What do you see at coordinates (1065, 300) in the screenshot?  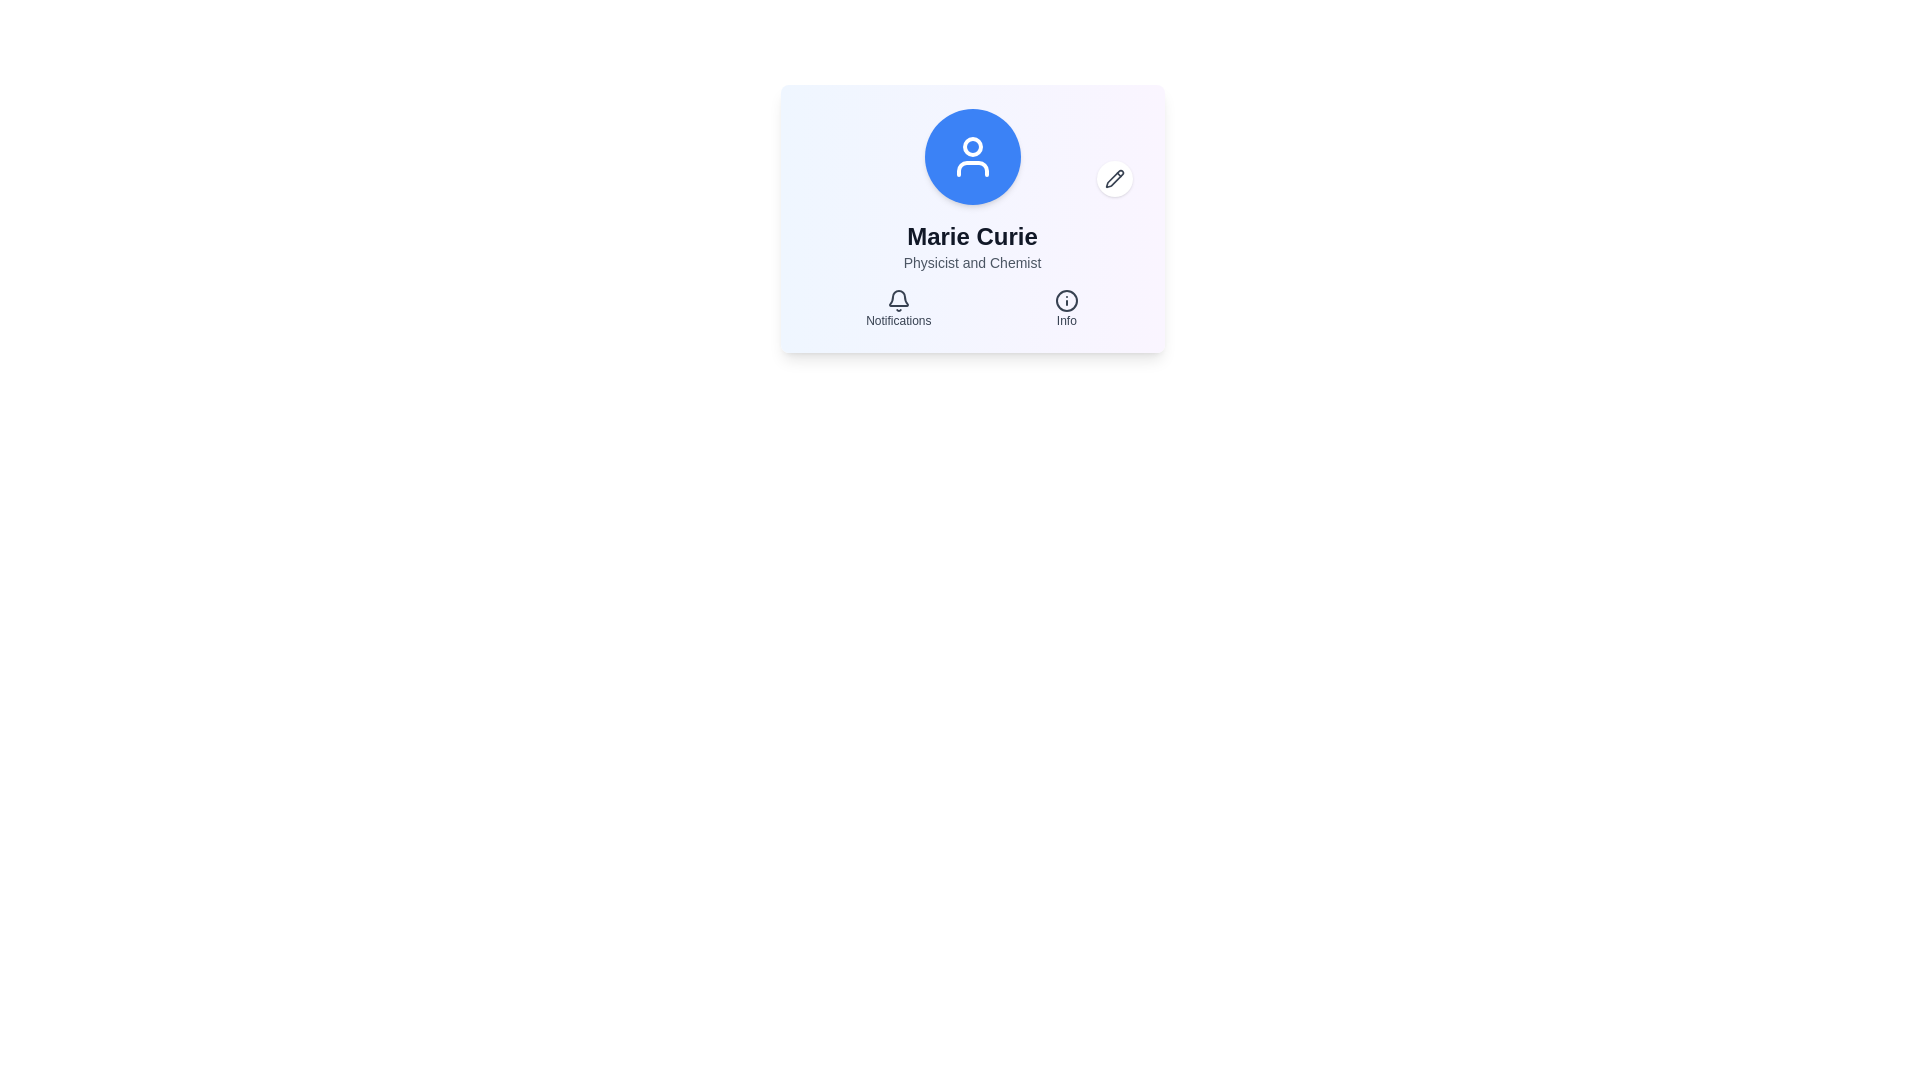 I see `the circular 'Info' icon with a gray 'i' symbol` at bounding box center [1065, 300].